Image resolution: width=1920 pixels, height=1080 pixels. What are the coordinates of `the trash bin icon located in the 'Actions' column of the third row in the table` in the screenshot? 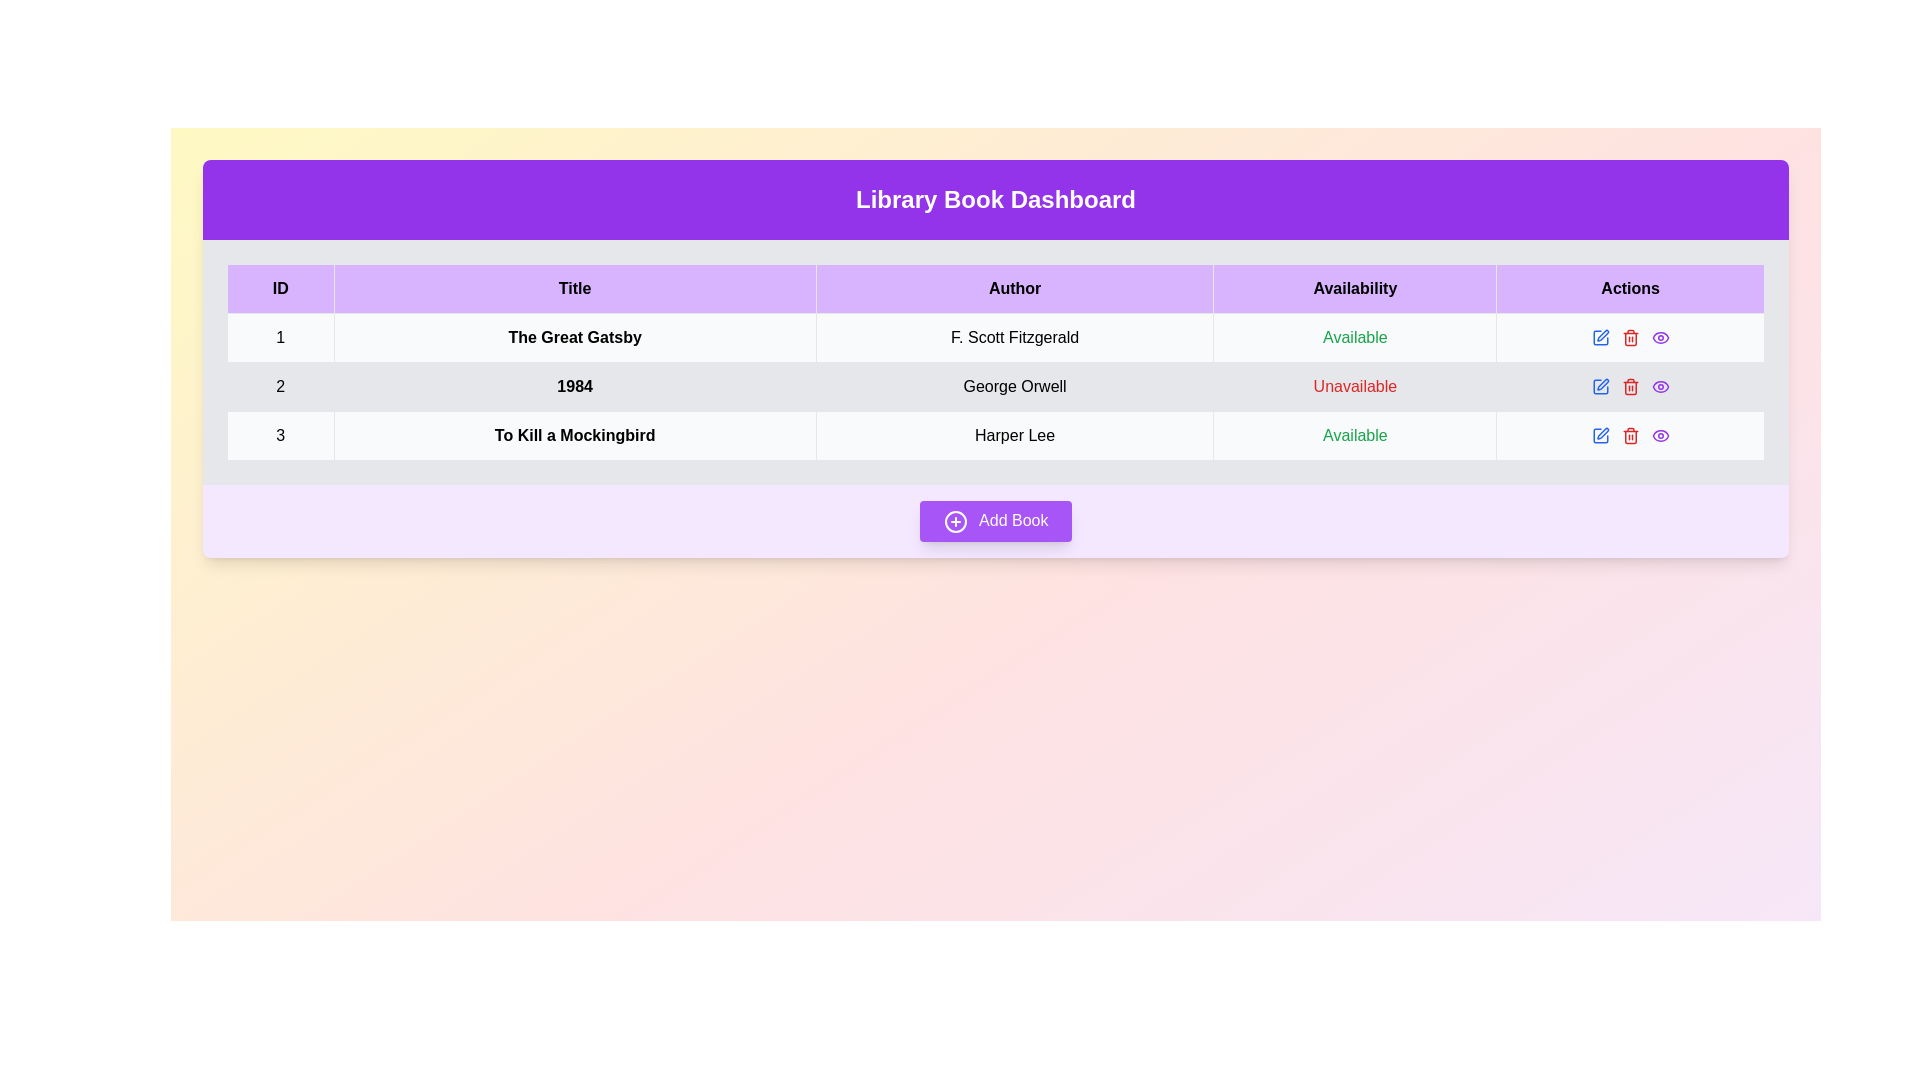 It's located at (1630, 388).